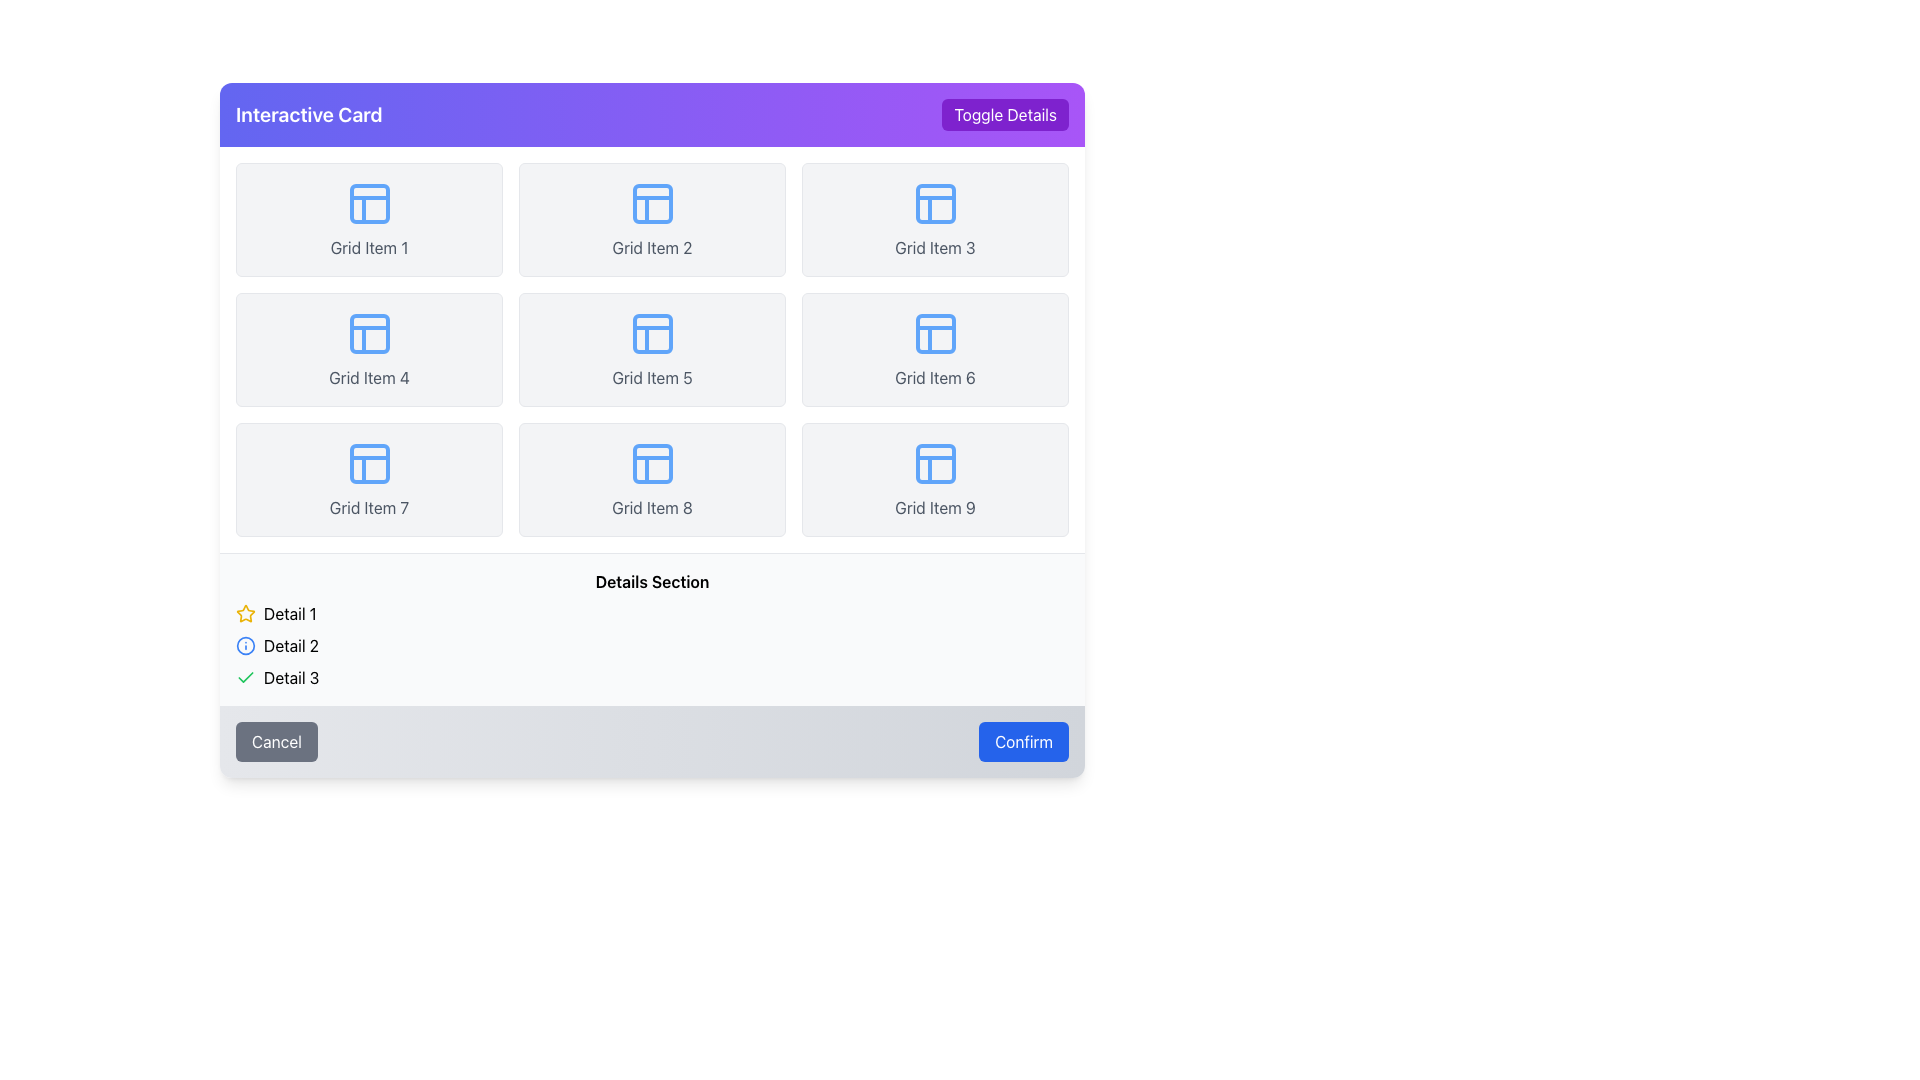 The height and width of the screenshot is (1080, 1920). I want to click on the text label displaying 'Grid Item 9', which is styled in a smaller gray font and located underneath an icon group within its card in the bottom-right corner of a 3x3 grid layout, so click(934, 507).